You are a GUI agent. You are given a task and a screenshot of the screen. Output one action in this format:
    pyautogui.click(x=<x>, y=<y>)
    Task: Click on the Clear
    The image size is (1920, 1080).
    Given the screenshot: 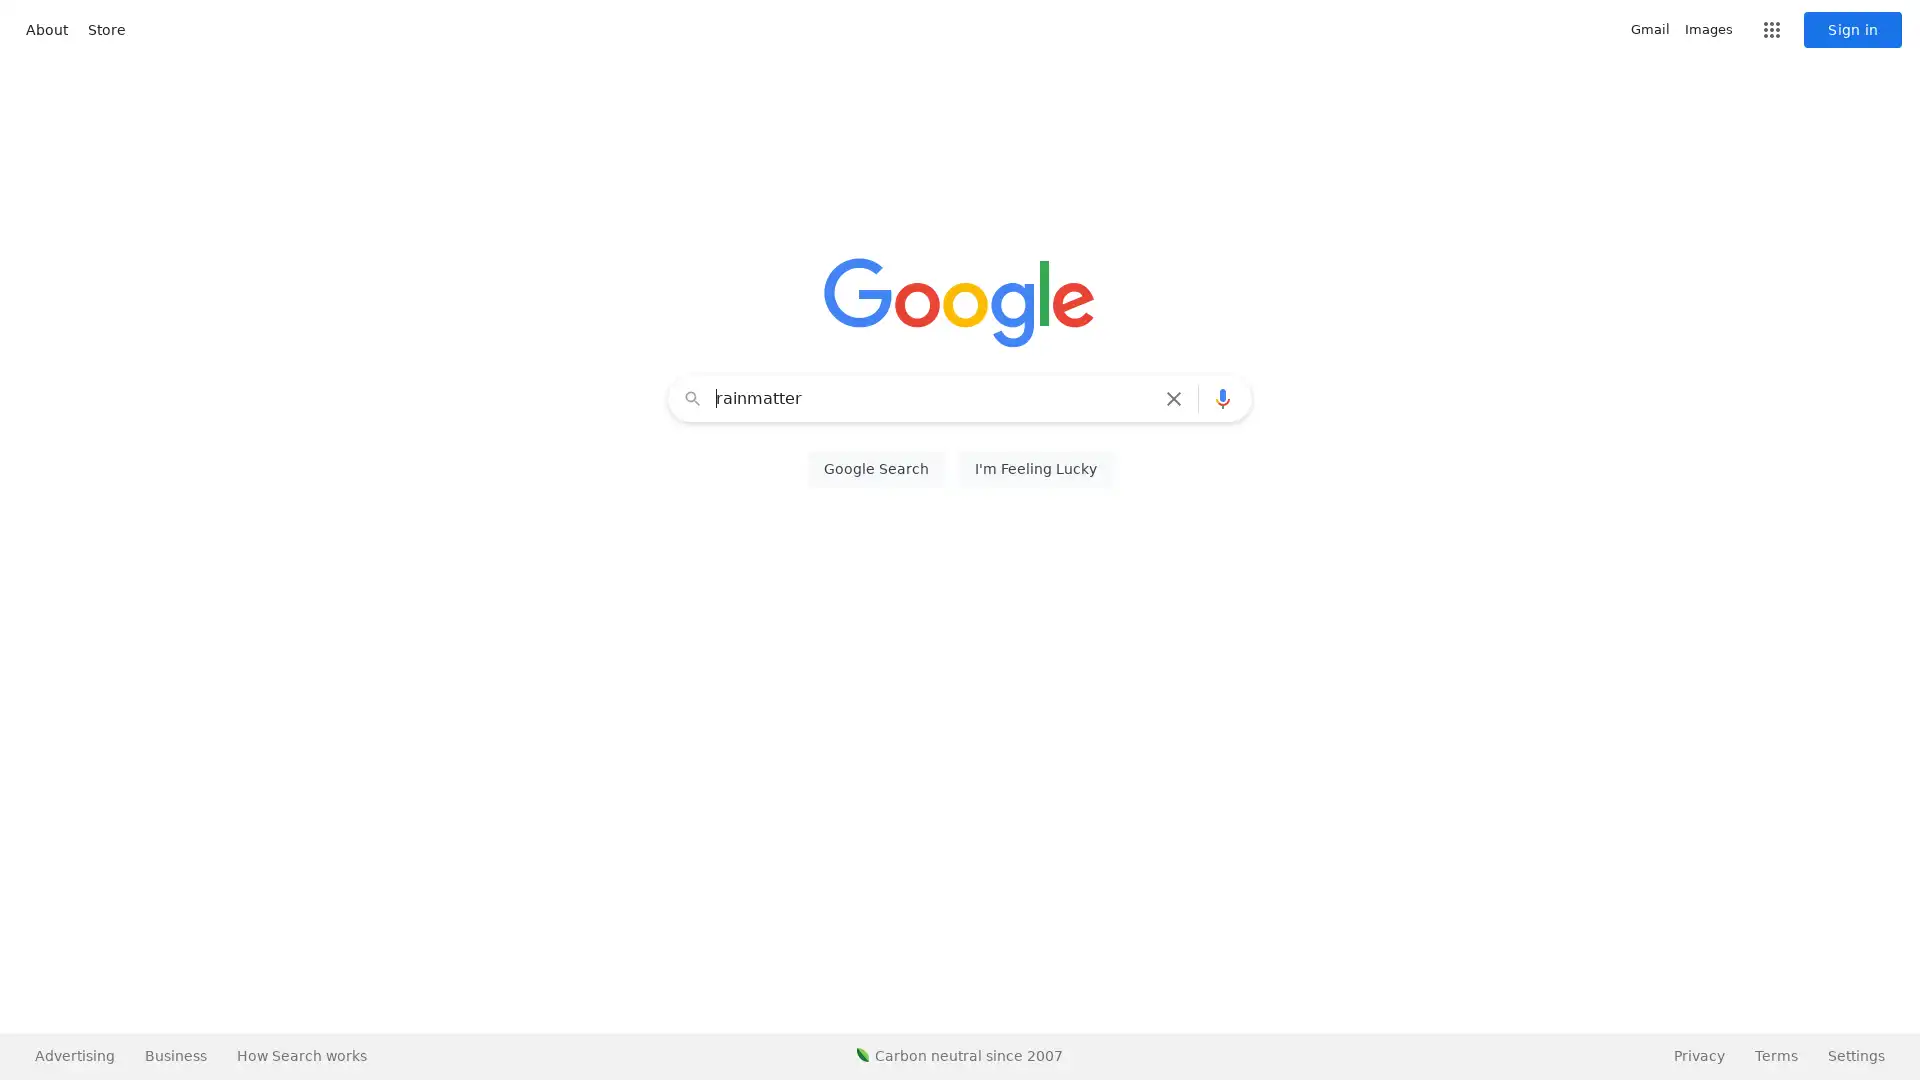 What is the action you would take?
    pyautogui.click(x=1178, y=398)
    